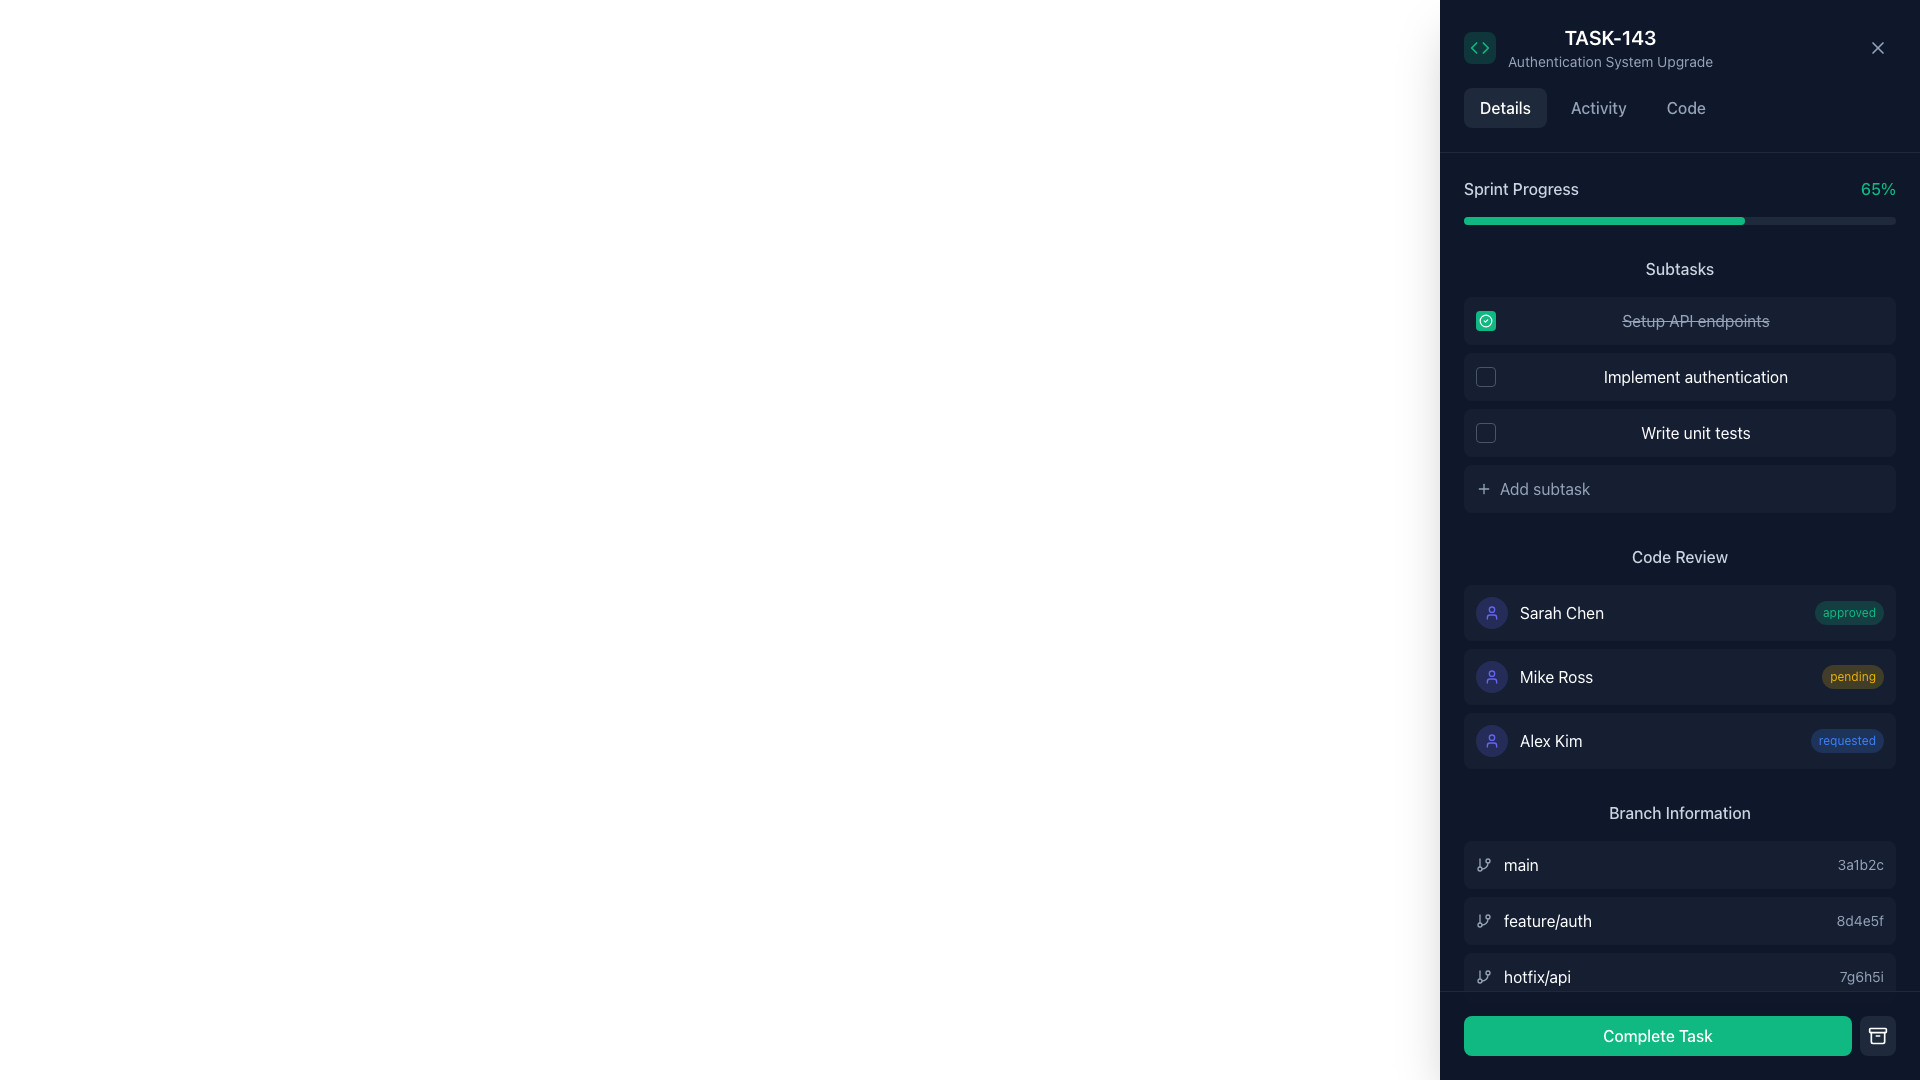 The height and width of the screenshot is (1080, 1920). I want to click on the text label displaying 'Alex Kim' in white text against a dark background, which is located under the 'Code Review' section, so click(1550, 740).